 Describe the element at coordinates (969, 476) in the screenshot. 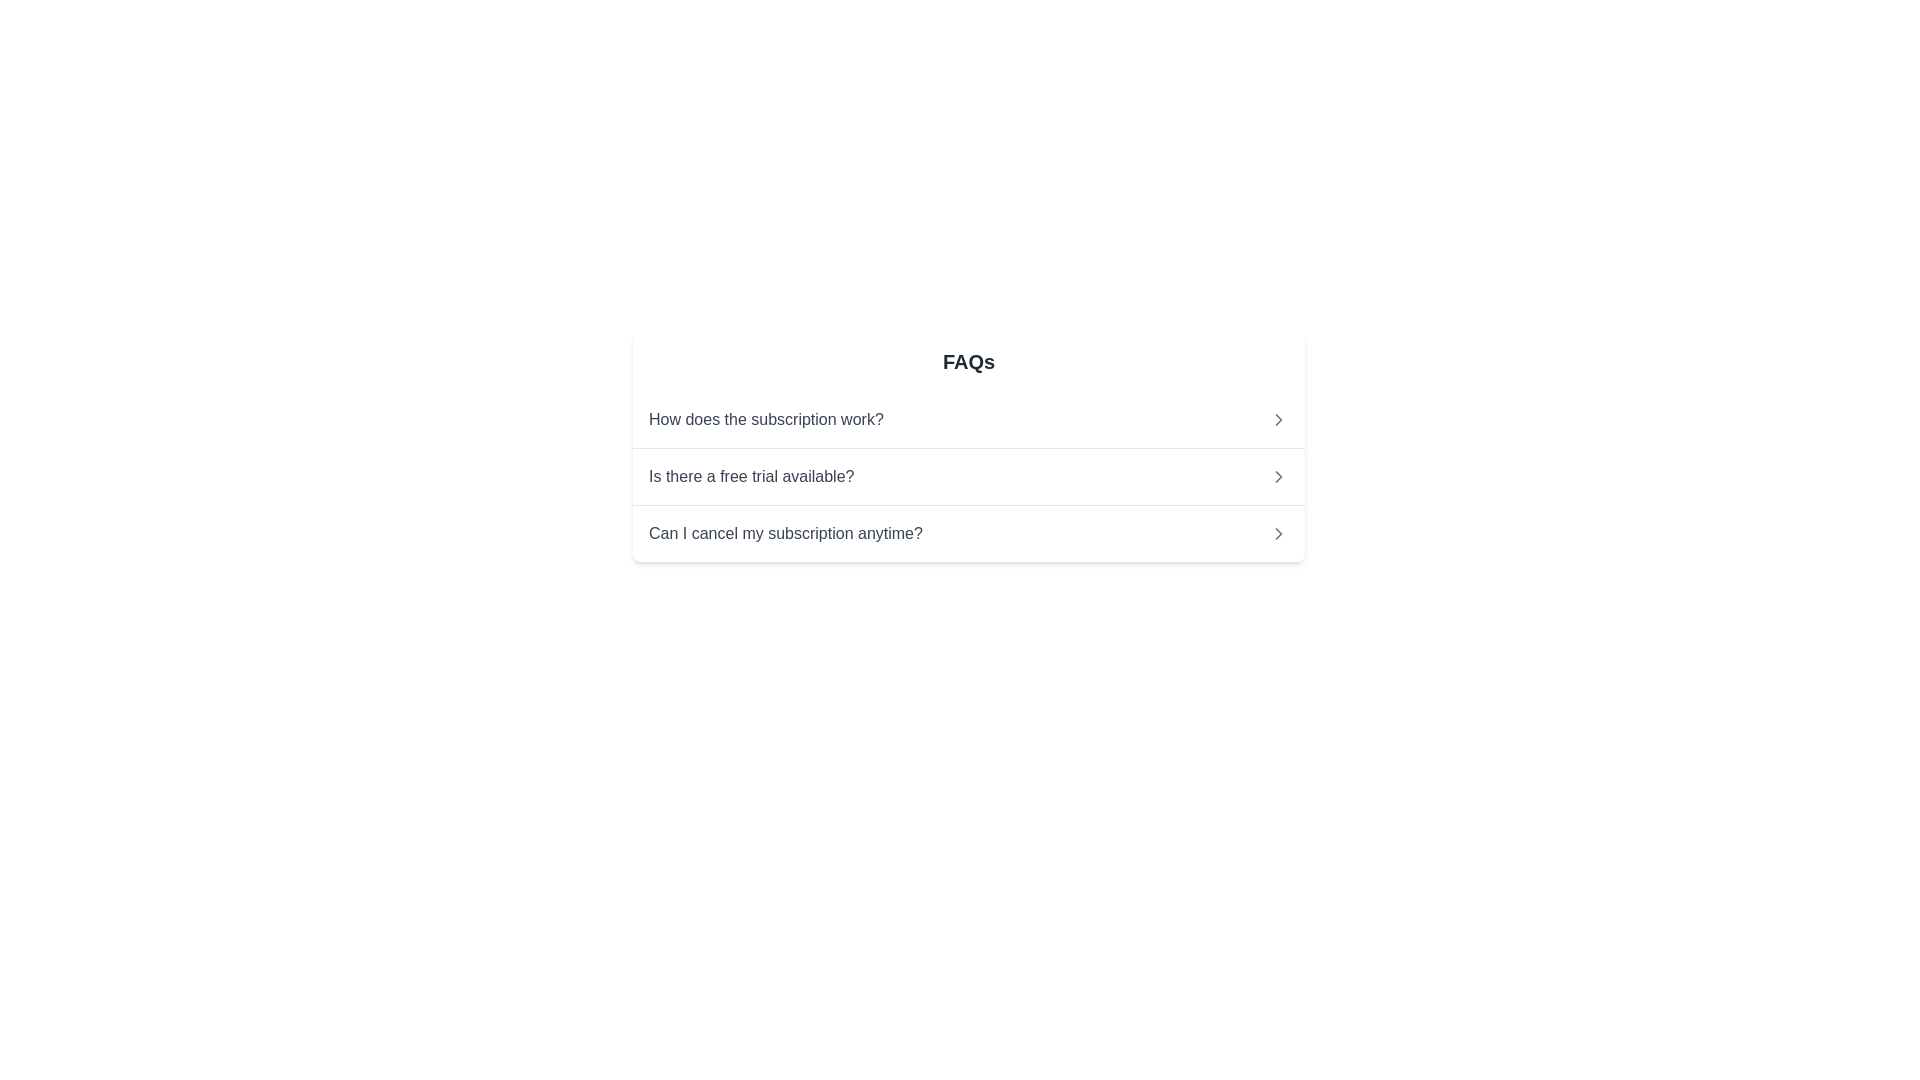

I see `the interactive list entry regarding 'Is there a free trial available?' to indicate interactivity` at that location.